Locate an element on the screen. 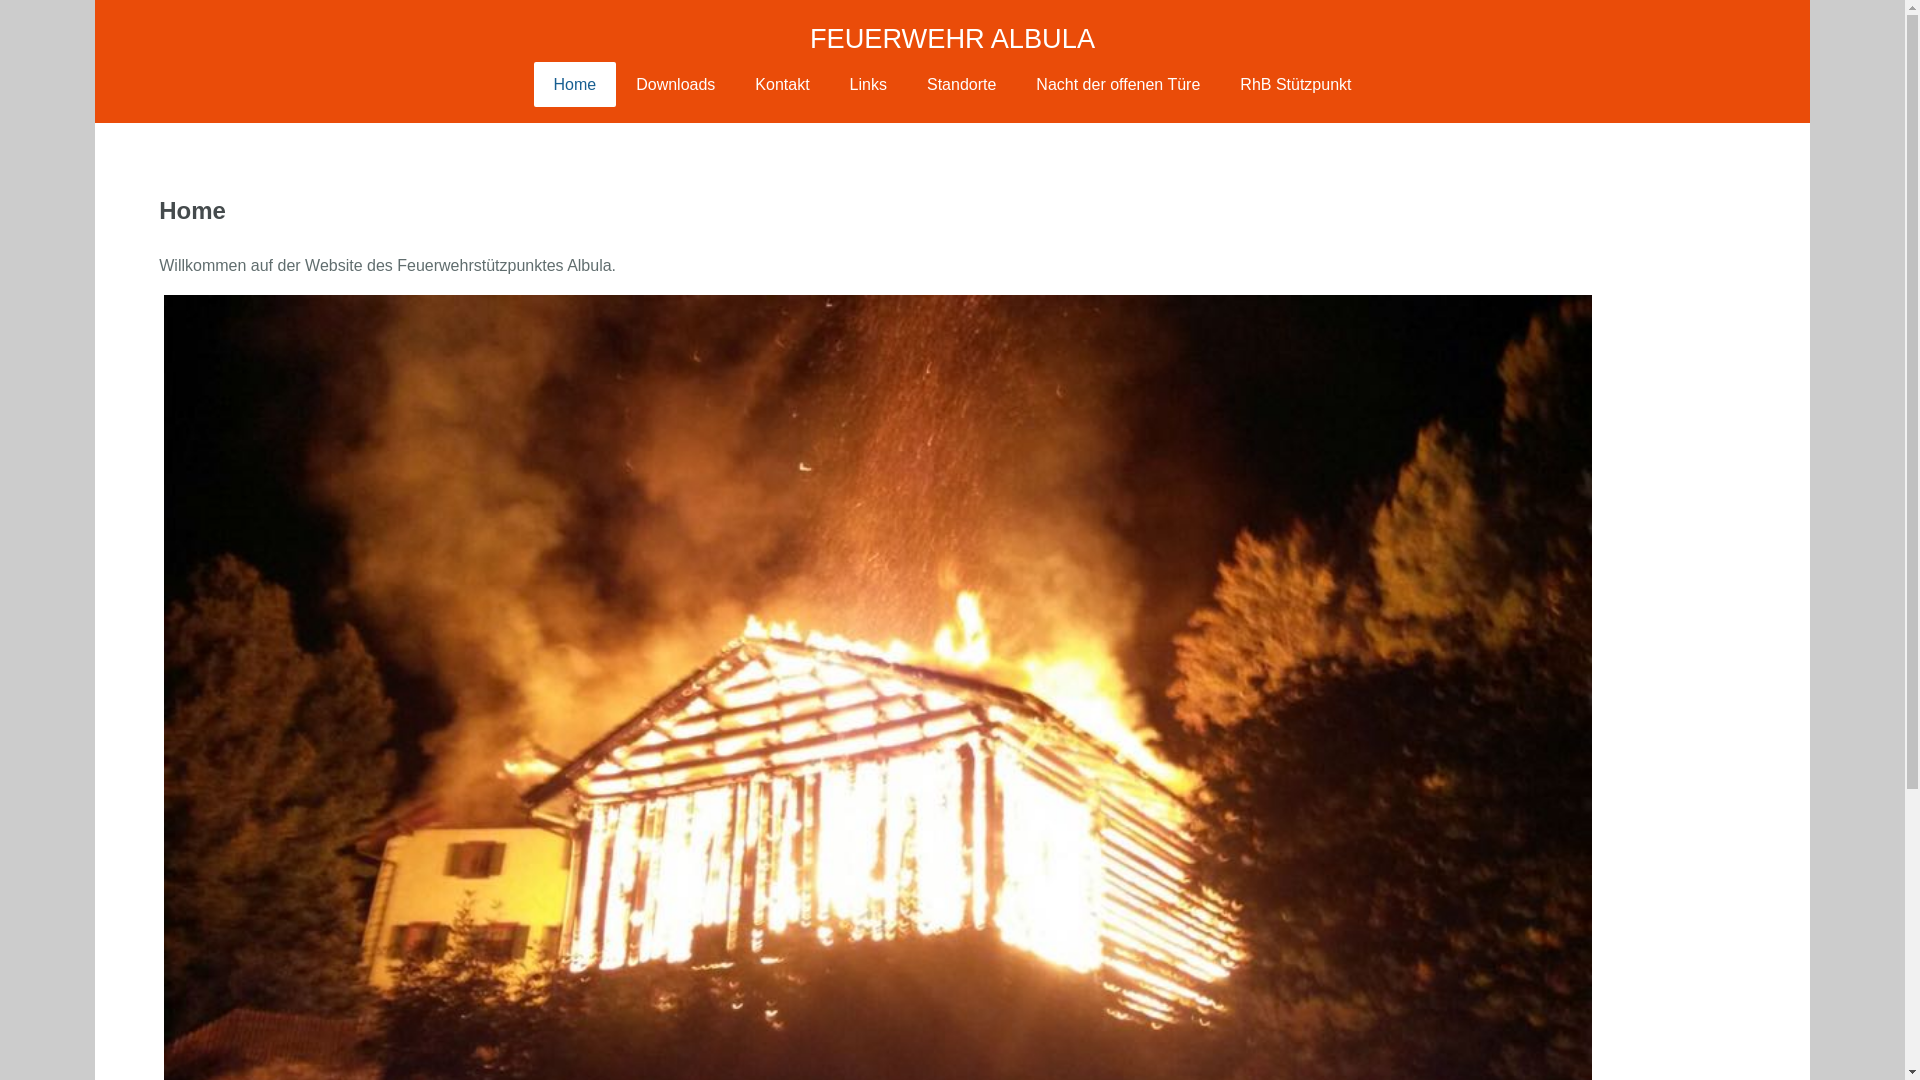 The image size is (1920, 1080). 'Standorte' is located at coordinates (906, 83).